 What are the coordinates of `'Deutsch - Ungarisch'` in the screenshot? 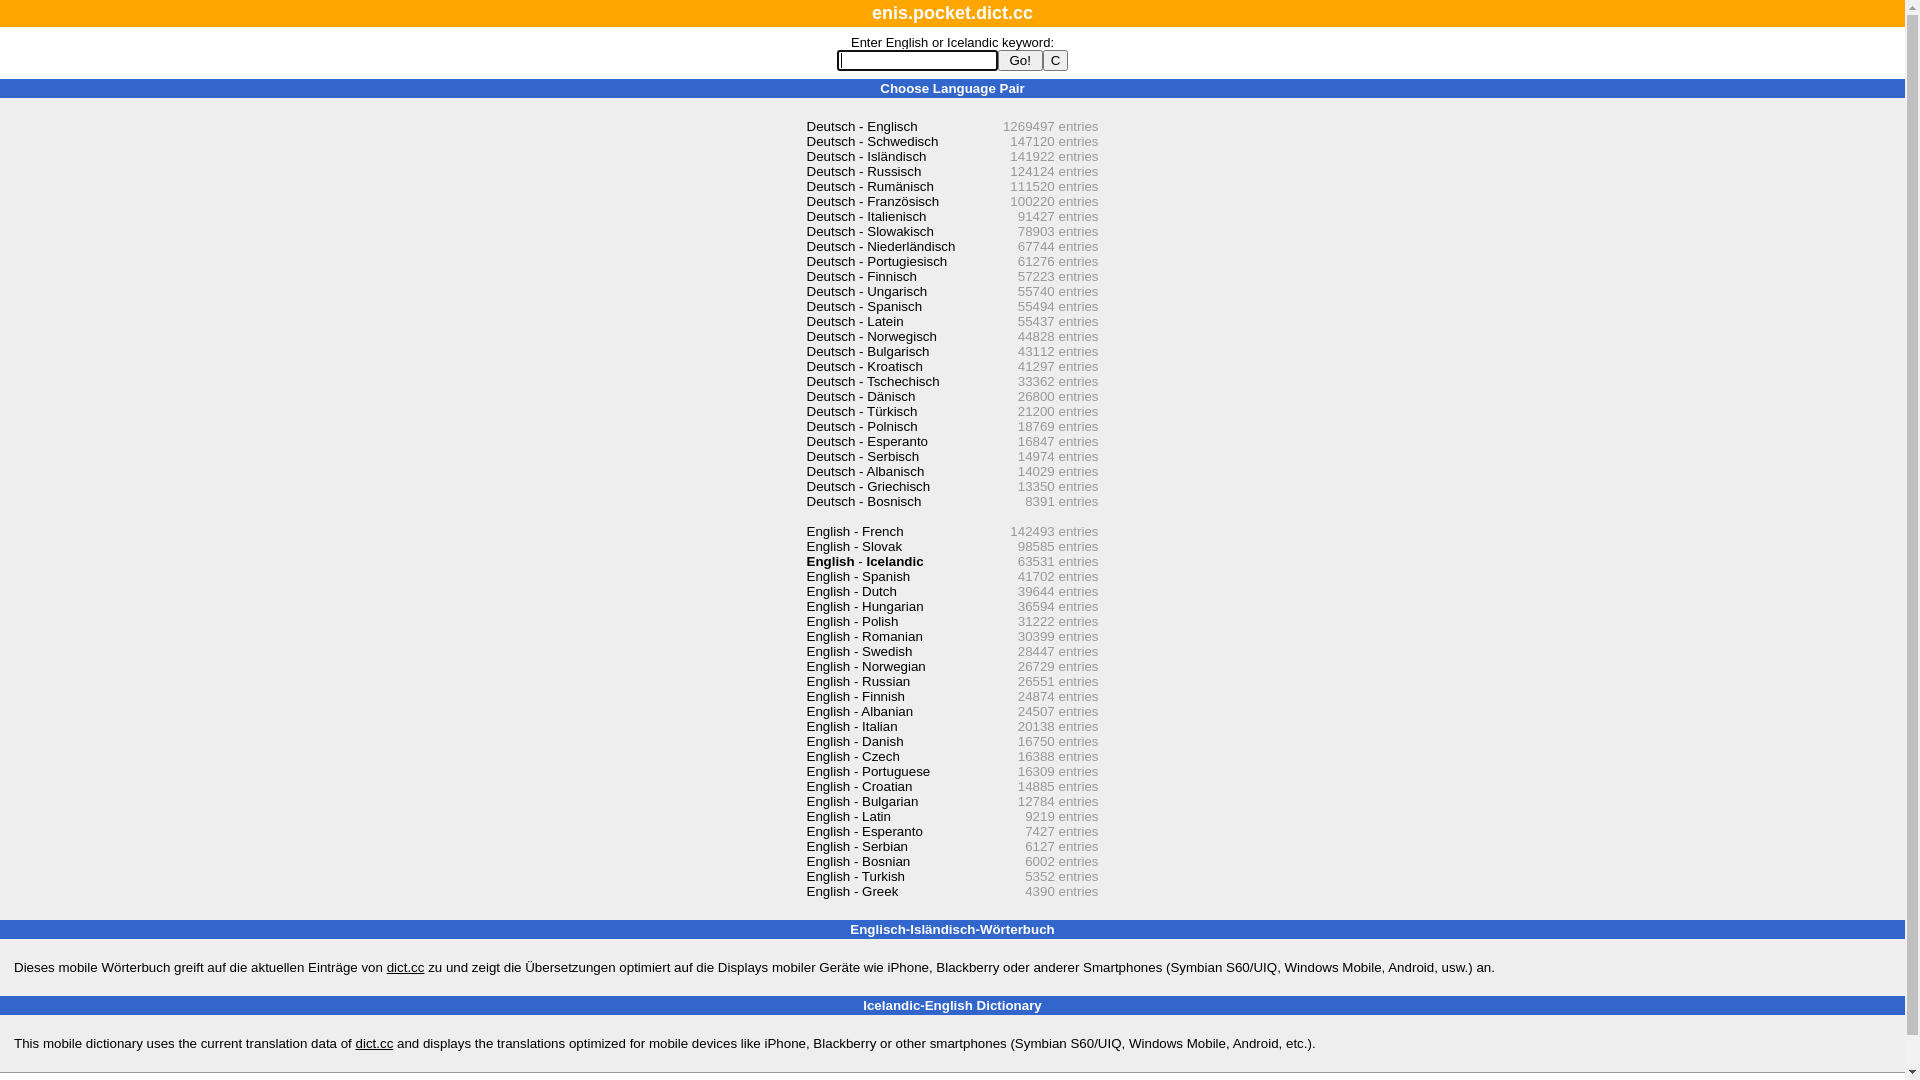 It's located at (866, 291).